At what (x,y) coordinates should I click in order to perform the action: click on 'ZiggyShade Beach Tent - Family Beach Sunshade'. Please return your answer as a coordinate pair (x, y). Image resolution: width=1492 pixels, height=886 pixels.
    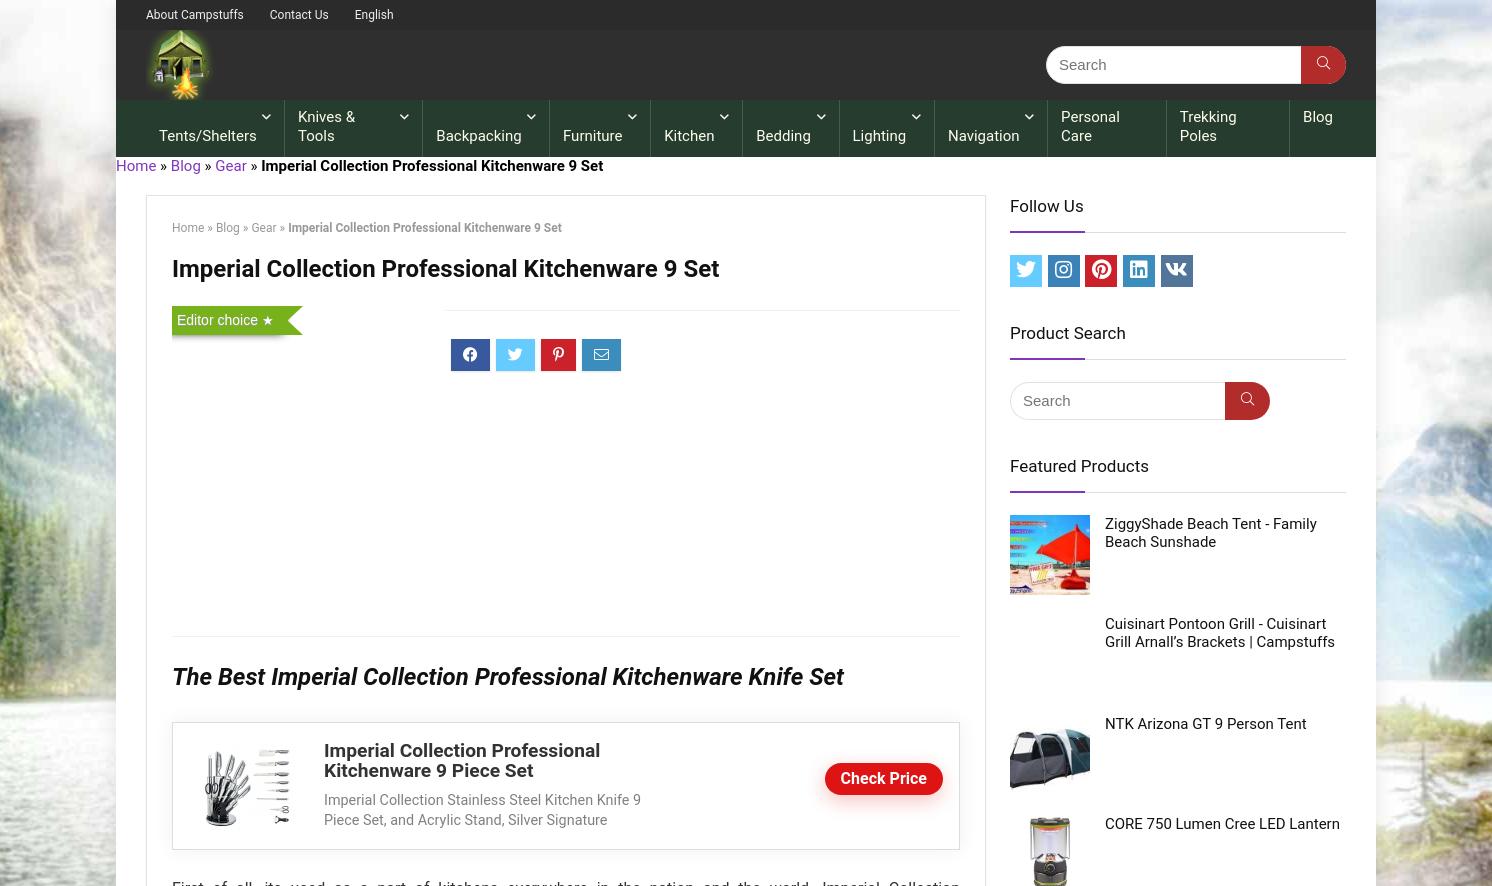
    Looking at the image, I should click on (1209, 532).